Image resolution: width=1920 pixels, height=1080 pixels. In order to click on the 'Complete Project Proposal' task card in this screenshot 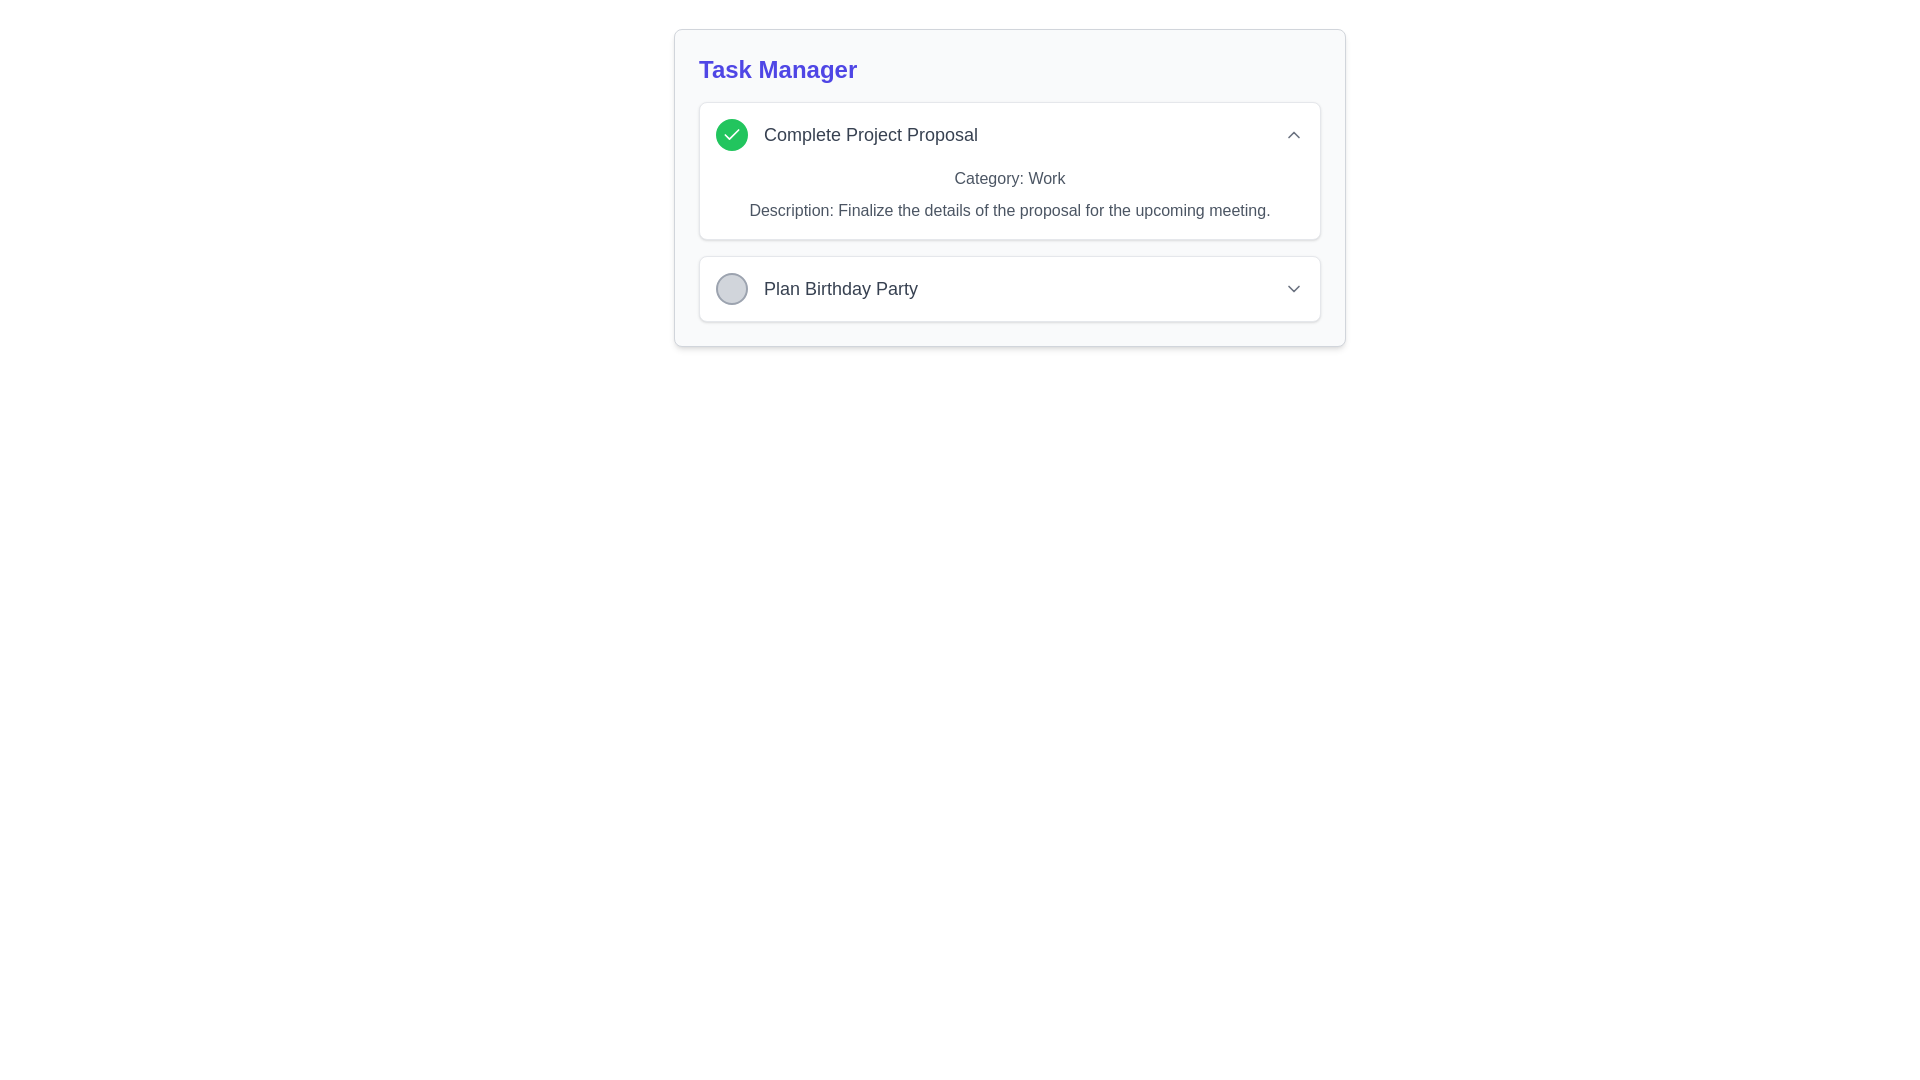, I will do `click(1009, 188)`.